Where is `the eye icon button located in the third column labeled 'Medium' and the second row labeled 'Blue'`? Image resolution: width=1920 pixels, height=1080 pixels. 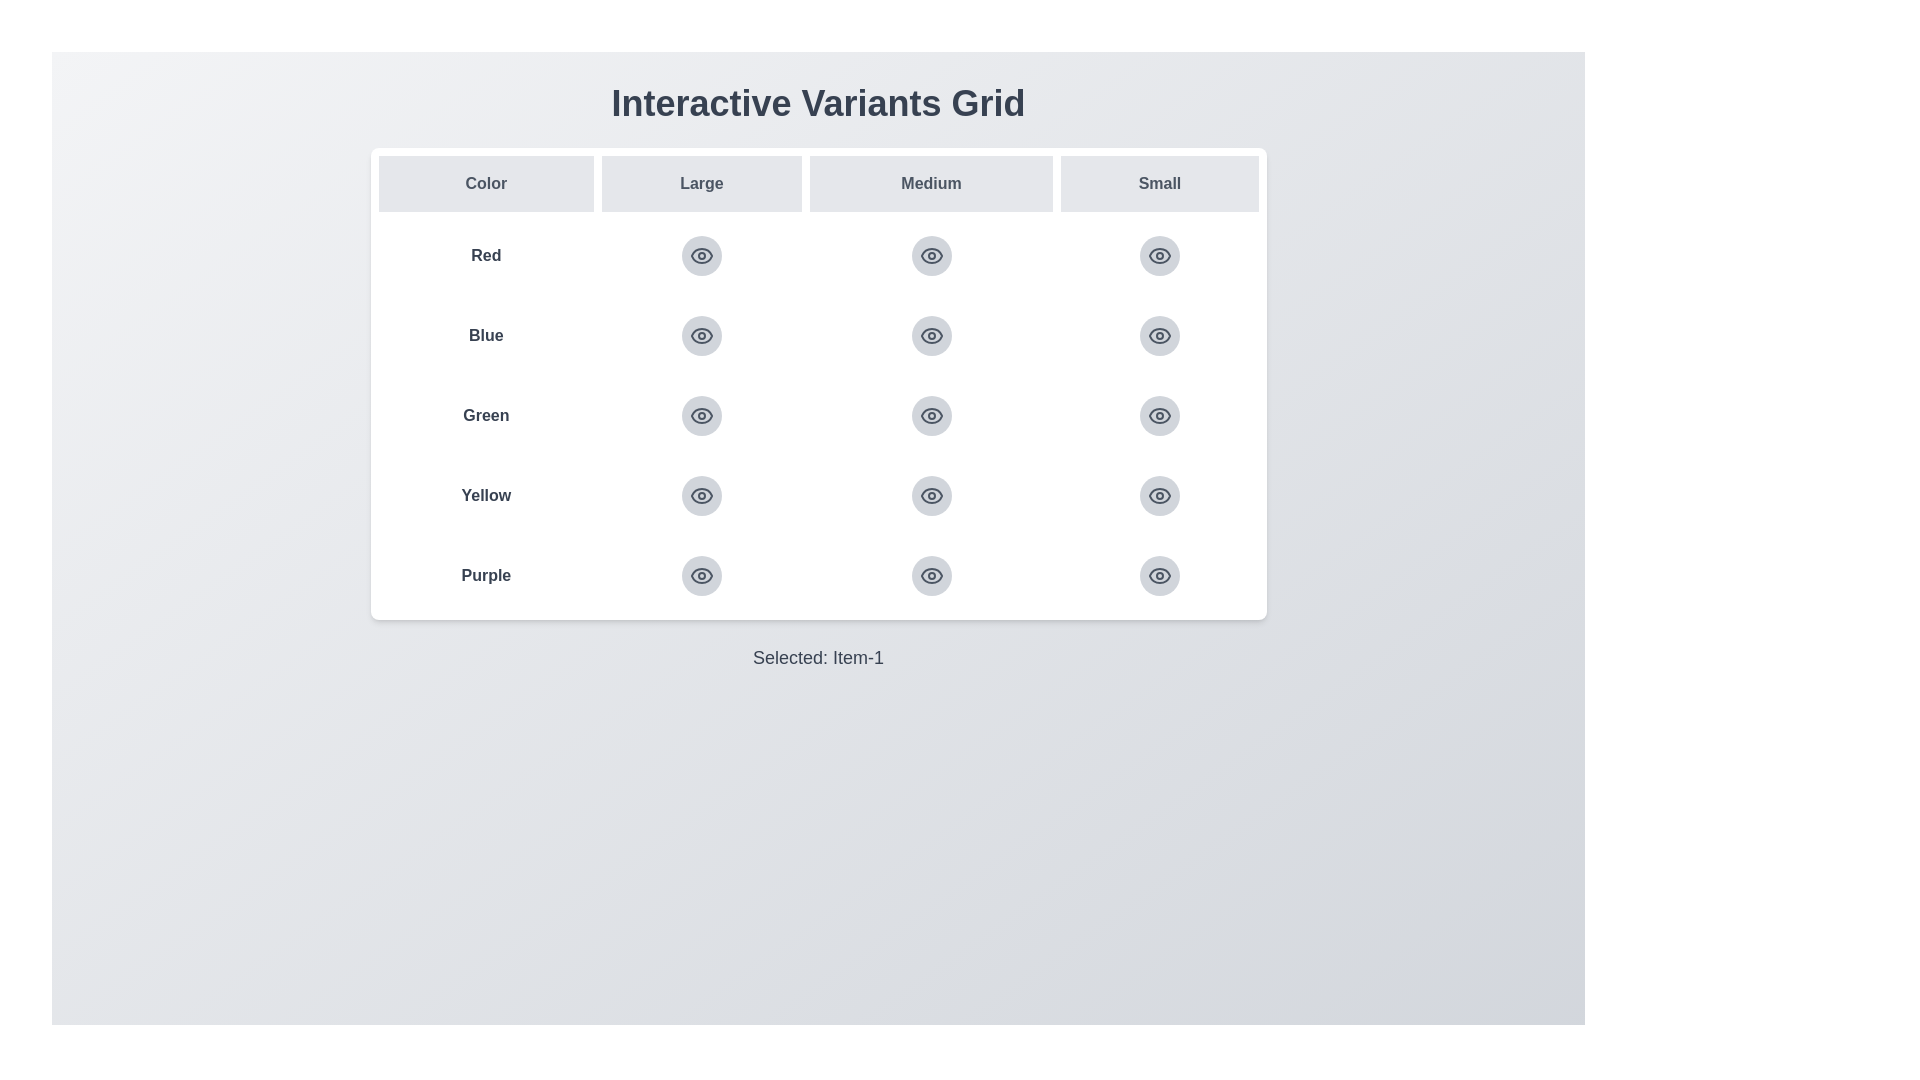
the eye icon button located in the third column labeled 'Medium' and the second row labeled 'Blue' is located at coordinates (930, 334).